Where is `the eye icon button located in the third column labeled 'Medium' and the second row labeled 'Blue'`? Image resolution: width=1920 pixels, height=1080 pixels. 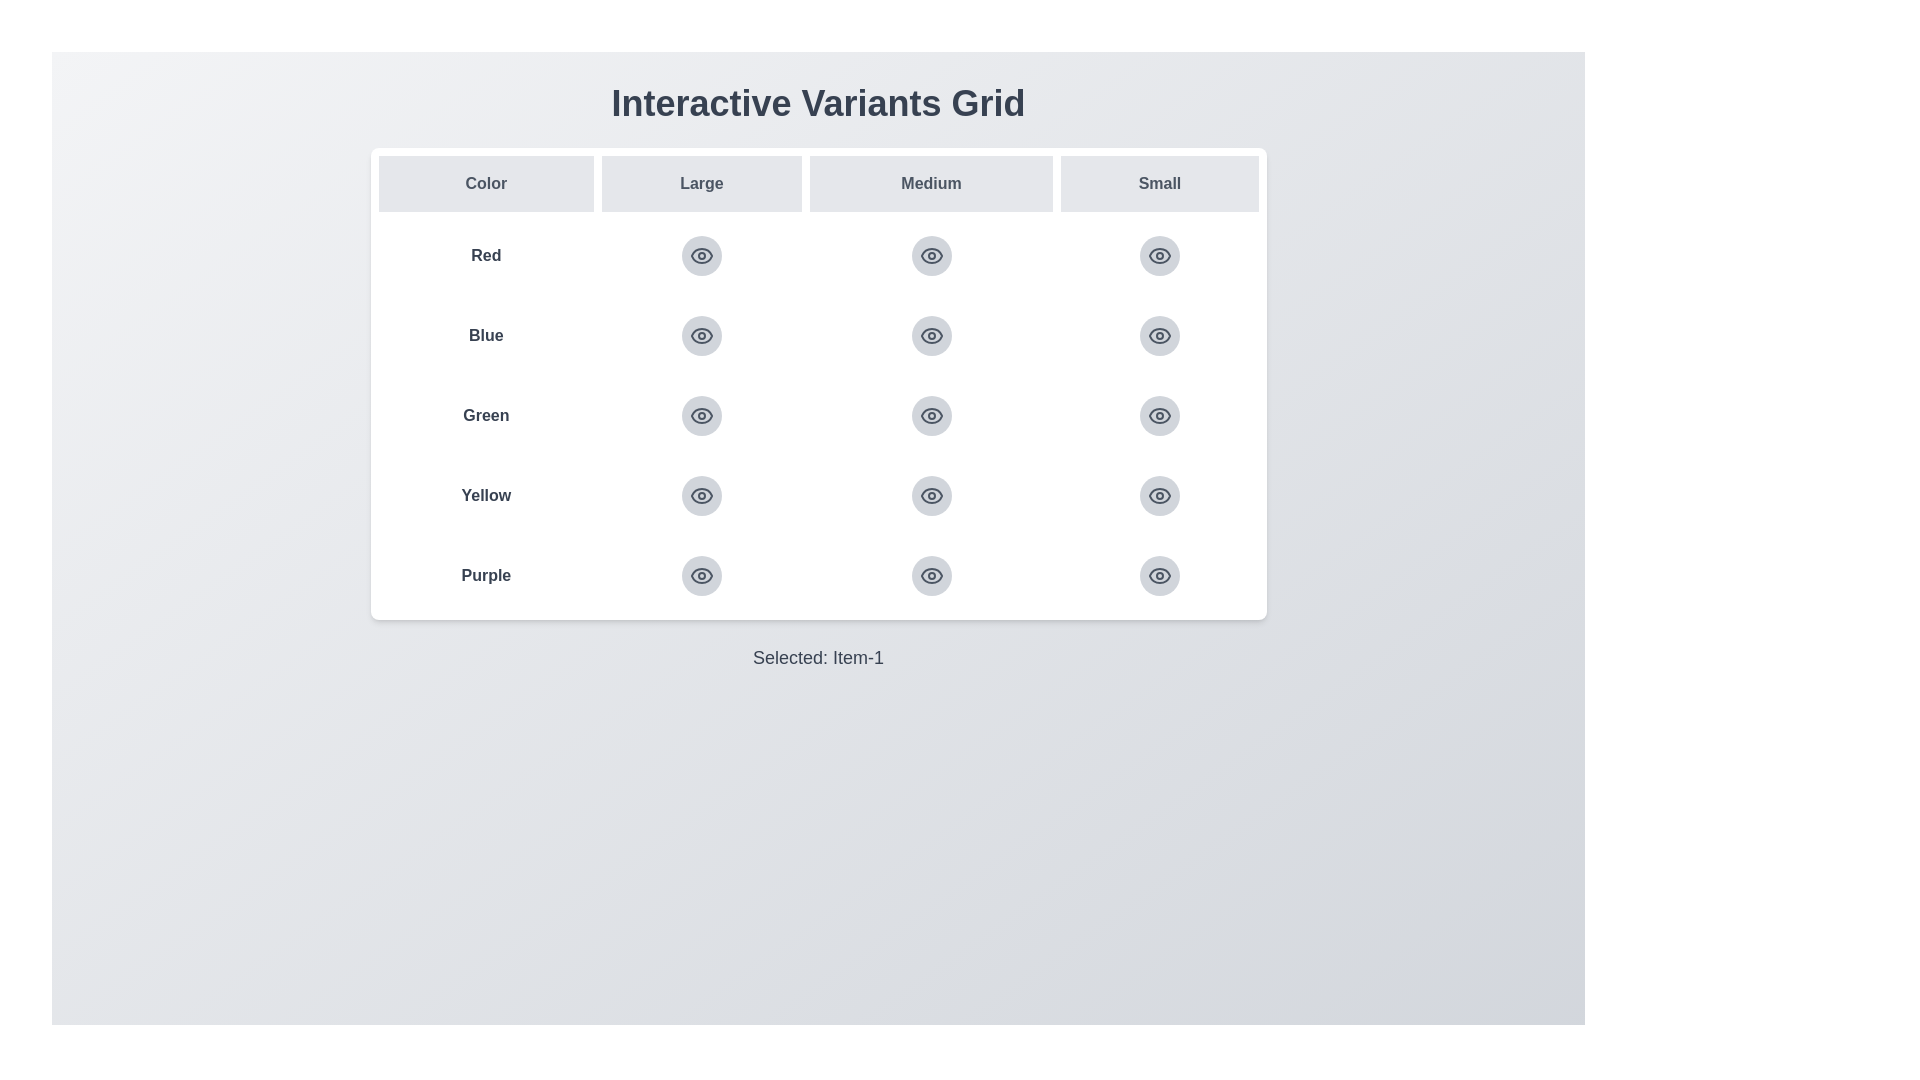
the eye icon button located in the third column labeled 'Medium' and the second row labeled 'Blue' is located at coordinates (930, 334).